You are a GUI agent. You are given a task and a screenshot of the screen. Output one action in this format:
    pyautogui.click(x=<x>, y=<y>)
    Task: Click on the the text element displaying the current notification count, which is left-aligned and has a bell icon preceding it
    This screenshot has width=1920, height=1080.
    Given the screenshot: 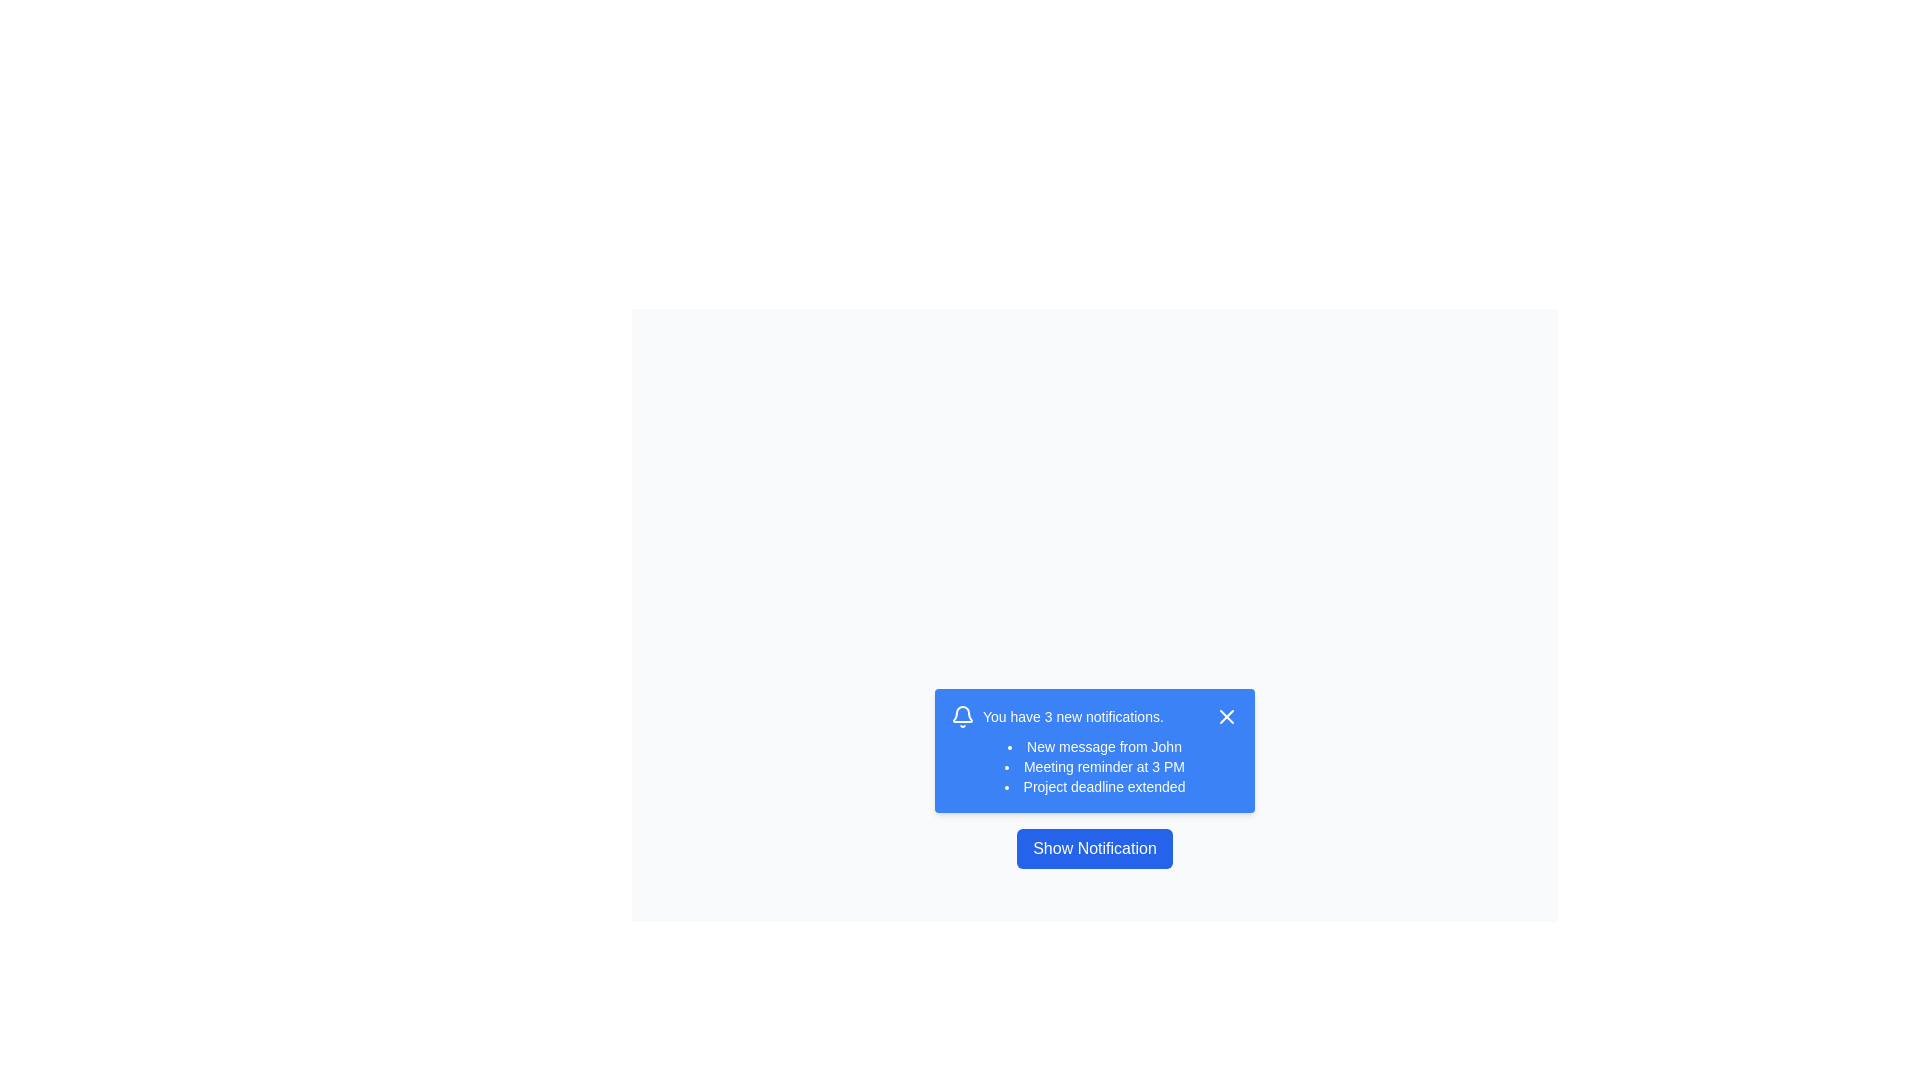 What is the action you would take?
    pyautogui.click(x=1056, y=716)
    